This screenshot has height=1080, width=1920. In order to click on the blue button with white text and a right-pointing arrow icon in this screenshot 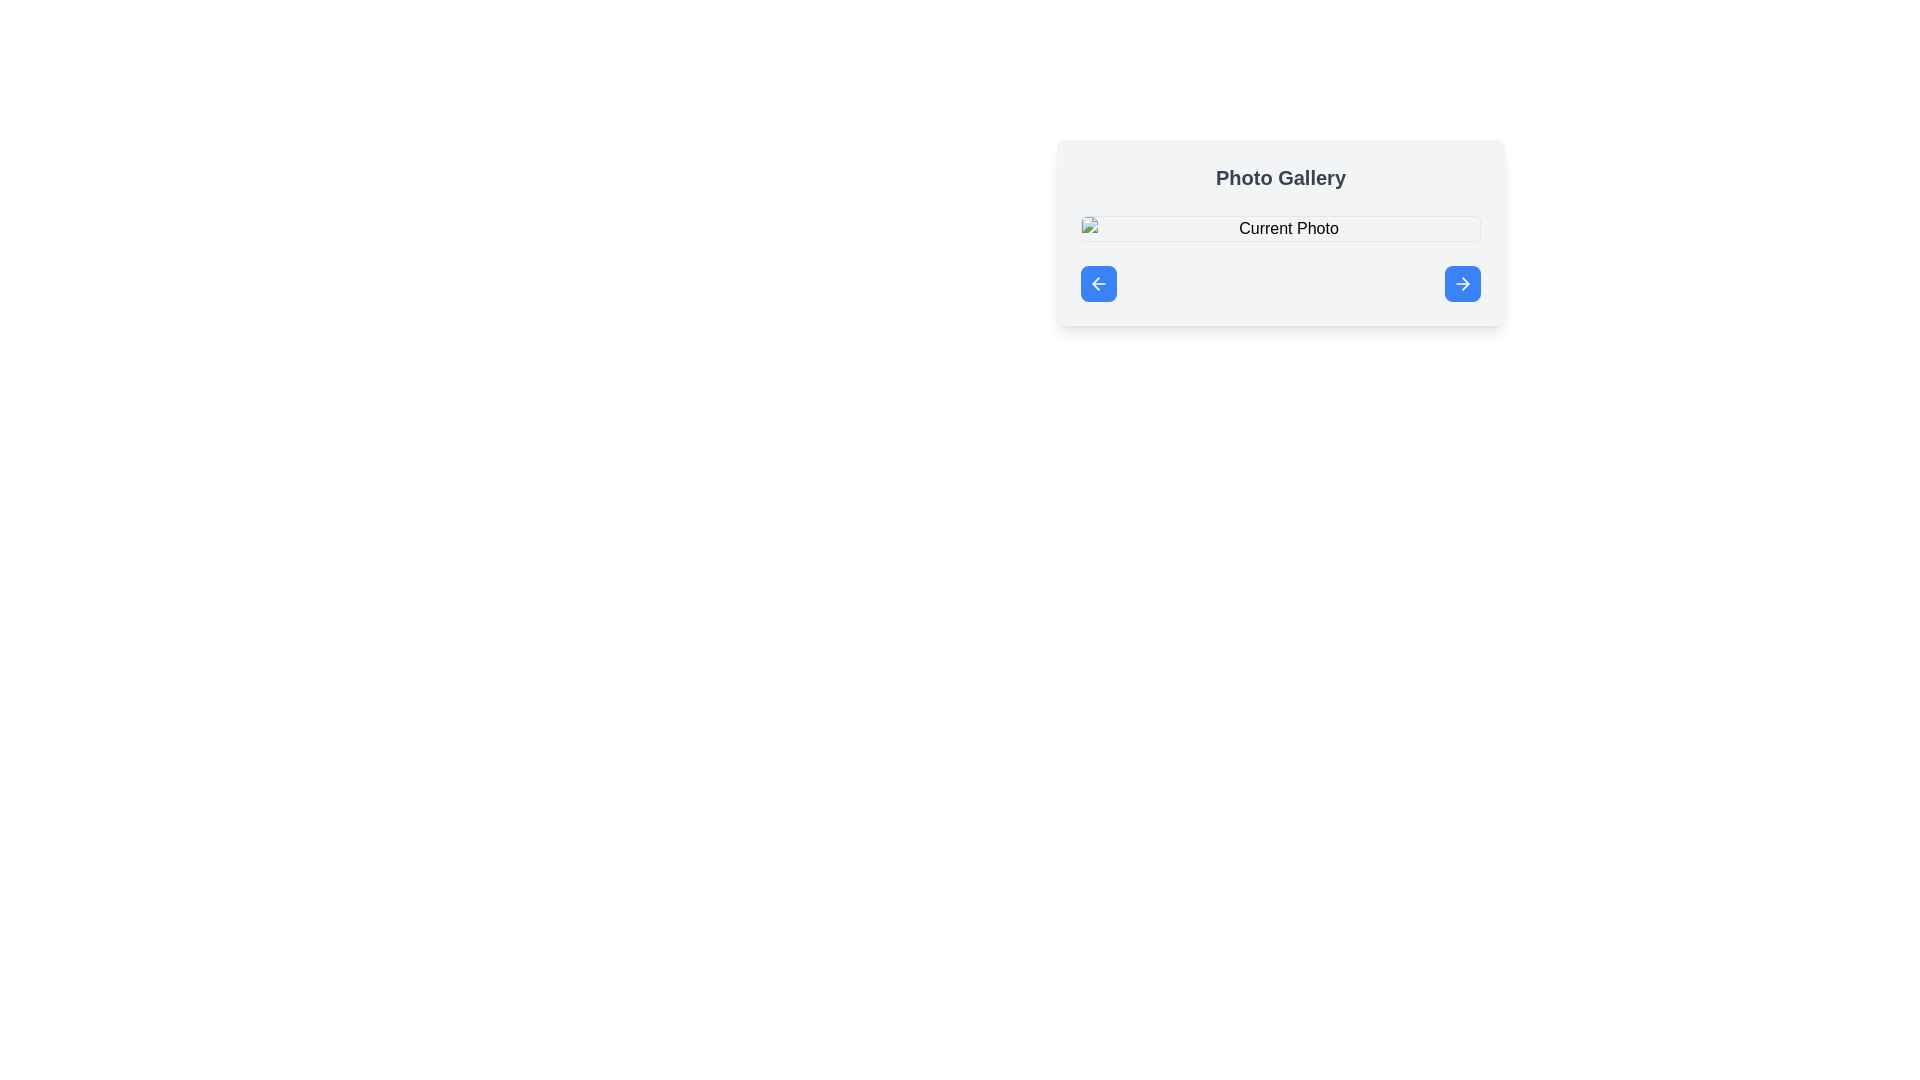, I will do `click(1463, 284)`.